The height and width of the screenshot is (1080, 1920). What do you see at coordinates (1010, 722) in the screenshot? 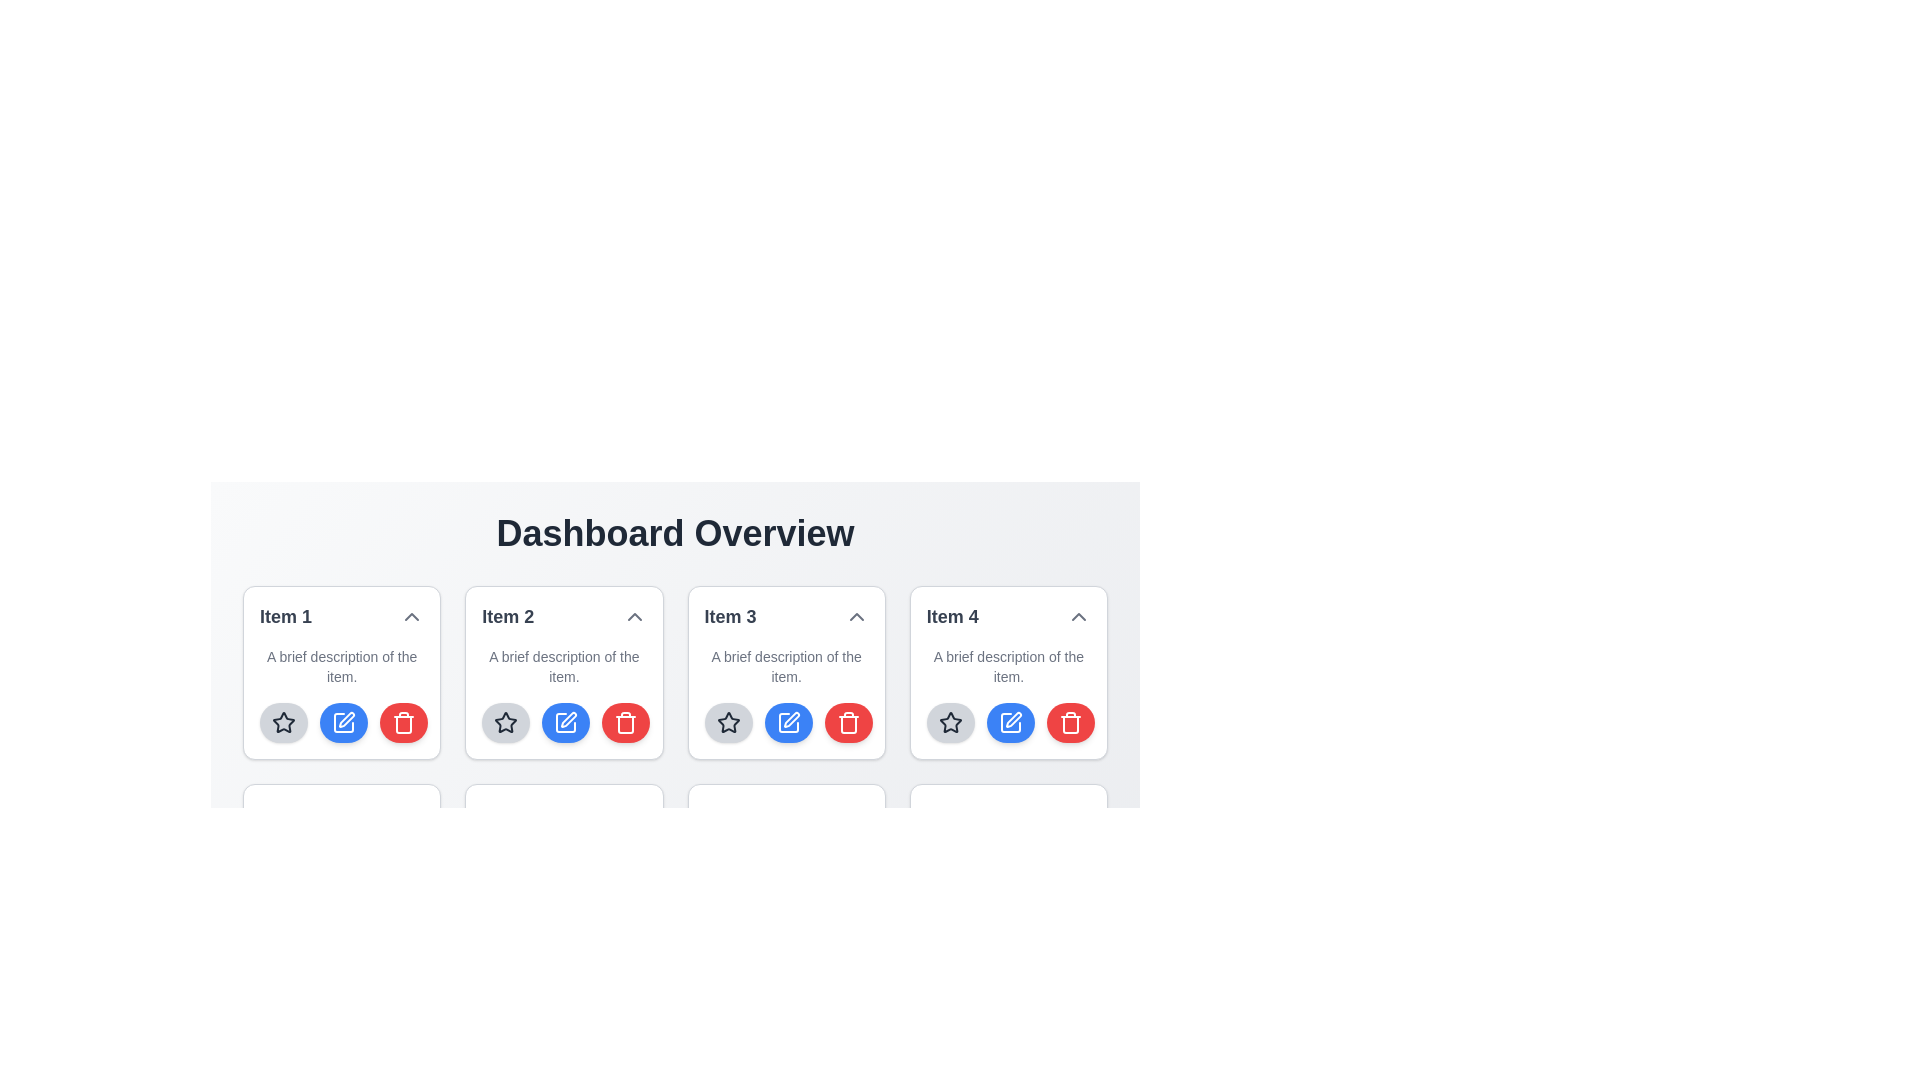
I see `the edit button located to the right of the star icon and to the left of the trash bin icon within the item card labeled 'Item 4' to initiate an edit action` at bounding box center [1010, 722].